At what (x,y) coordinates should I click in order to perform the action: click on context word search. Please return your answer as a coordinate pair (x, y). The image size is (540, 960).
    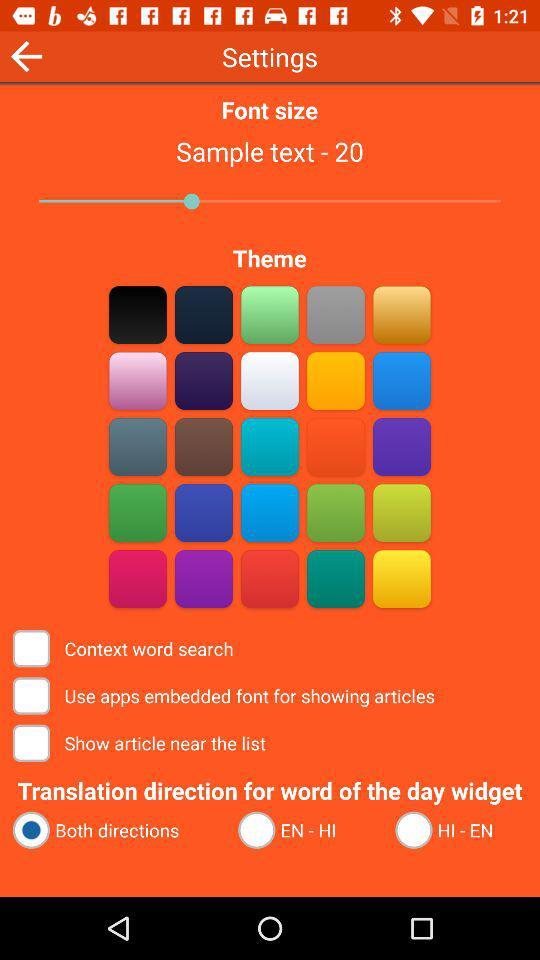
    Looking at the image, I should click on (401, 578).